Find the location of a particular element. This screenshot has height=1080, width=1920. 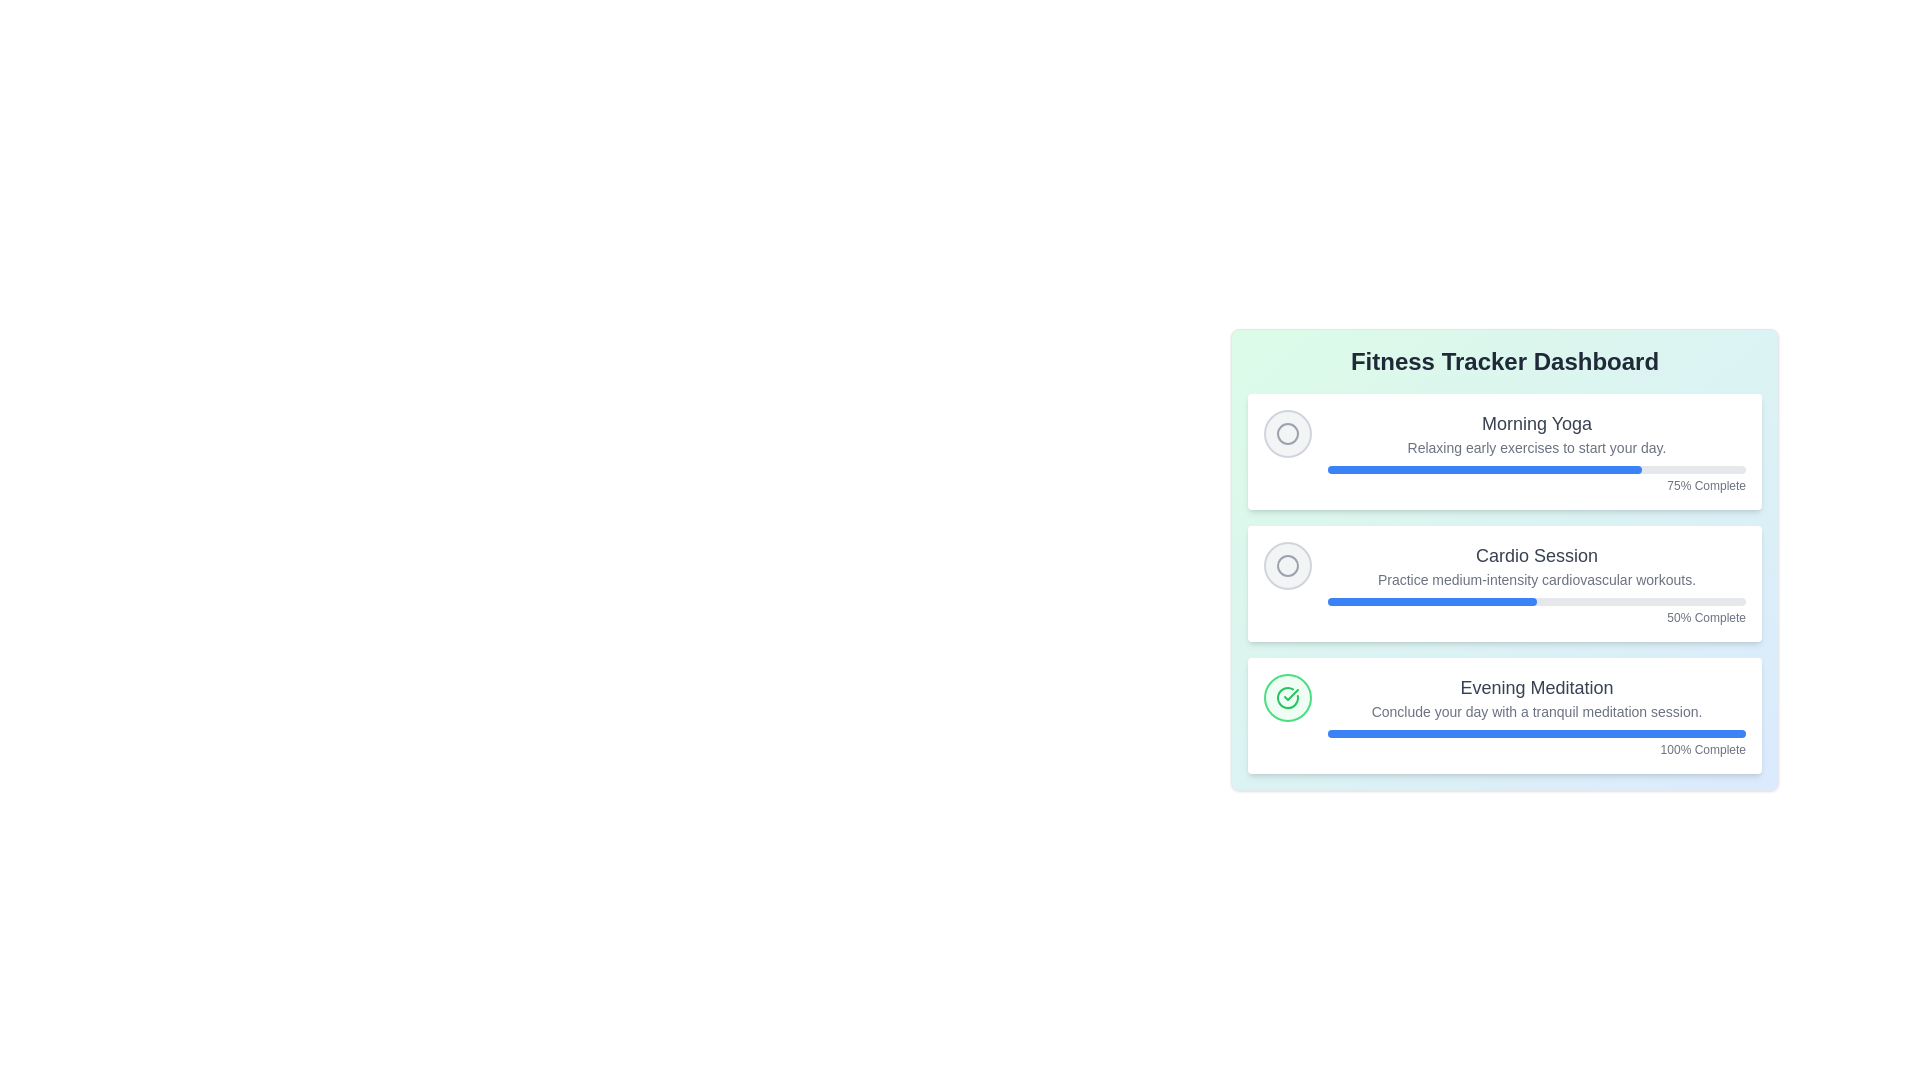

the 'Morning Yoga' card with progress bar located at the top-left corner of the Fitness Tracker Dashboard is located at coordinates (1505, 451).